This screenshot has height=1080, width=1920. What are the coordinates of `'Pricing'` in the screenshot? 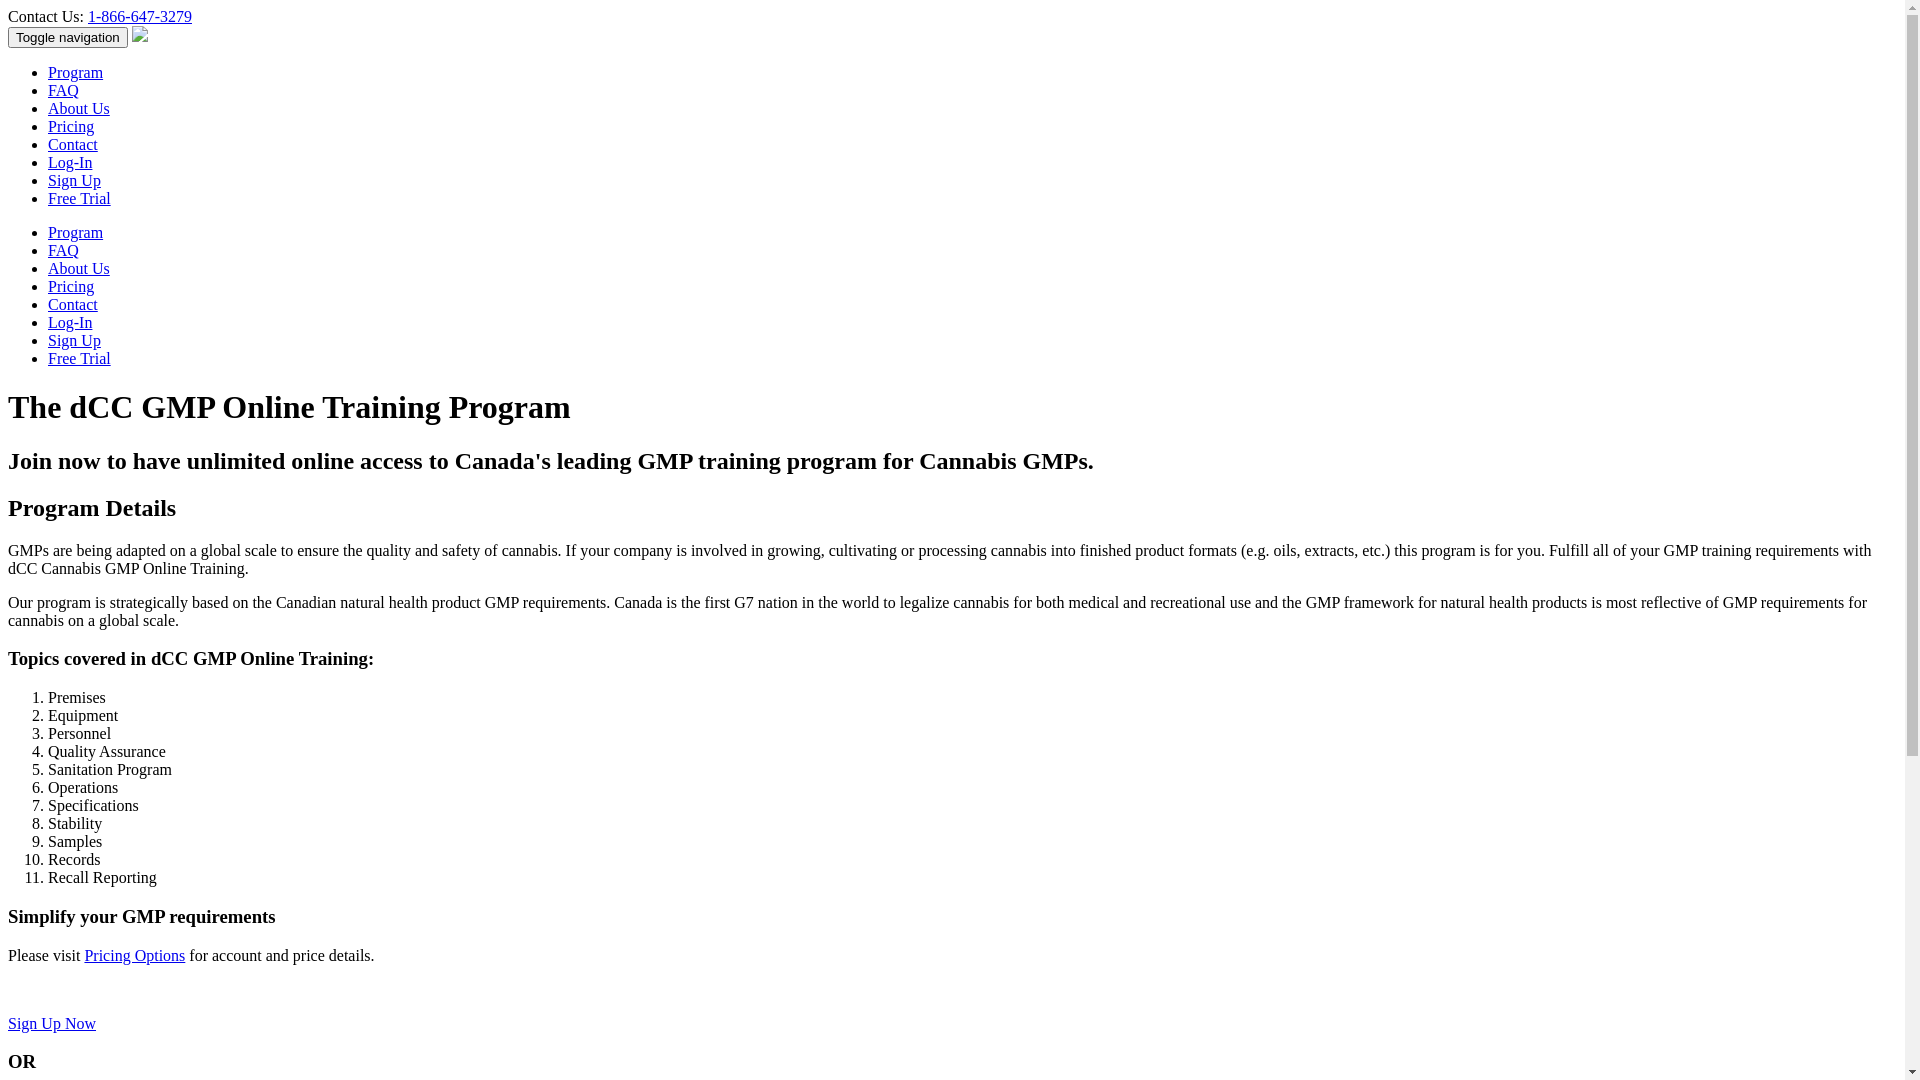 It's located at (71, 286).